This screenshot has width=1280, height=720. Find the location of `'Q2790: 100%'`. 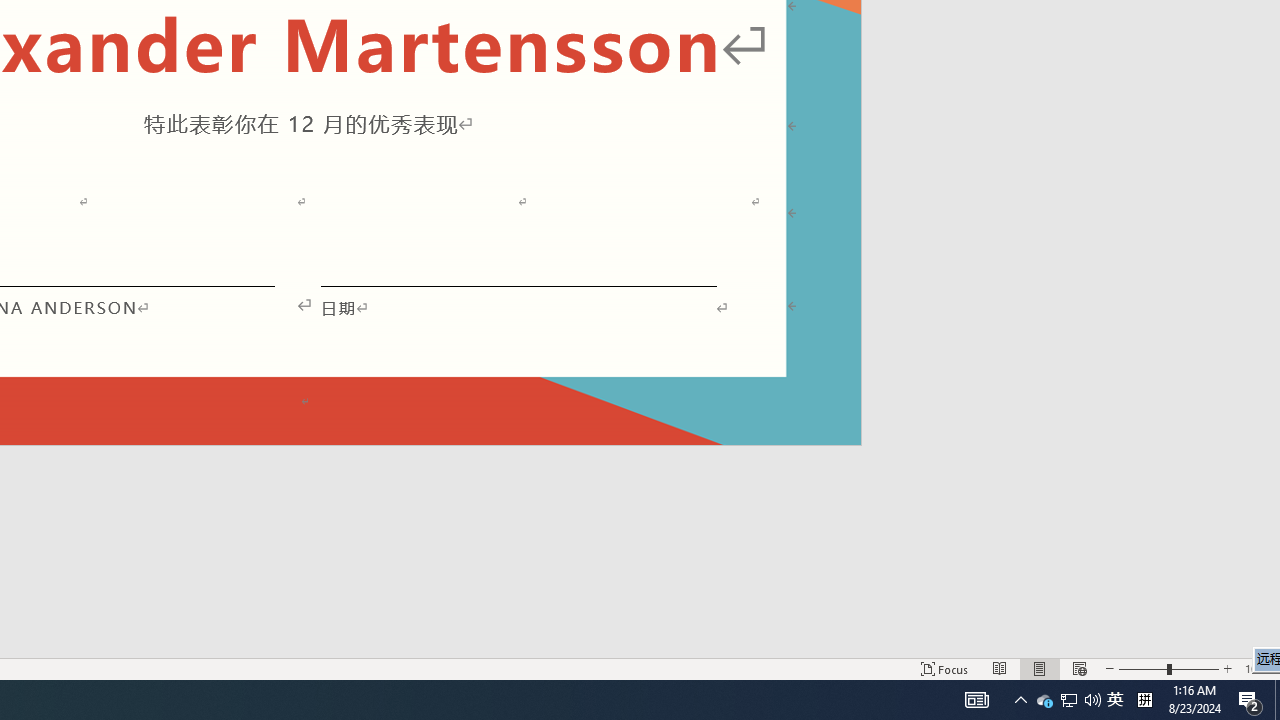

'Q2790: 100%' is located at coordinates (1092, 698).